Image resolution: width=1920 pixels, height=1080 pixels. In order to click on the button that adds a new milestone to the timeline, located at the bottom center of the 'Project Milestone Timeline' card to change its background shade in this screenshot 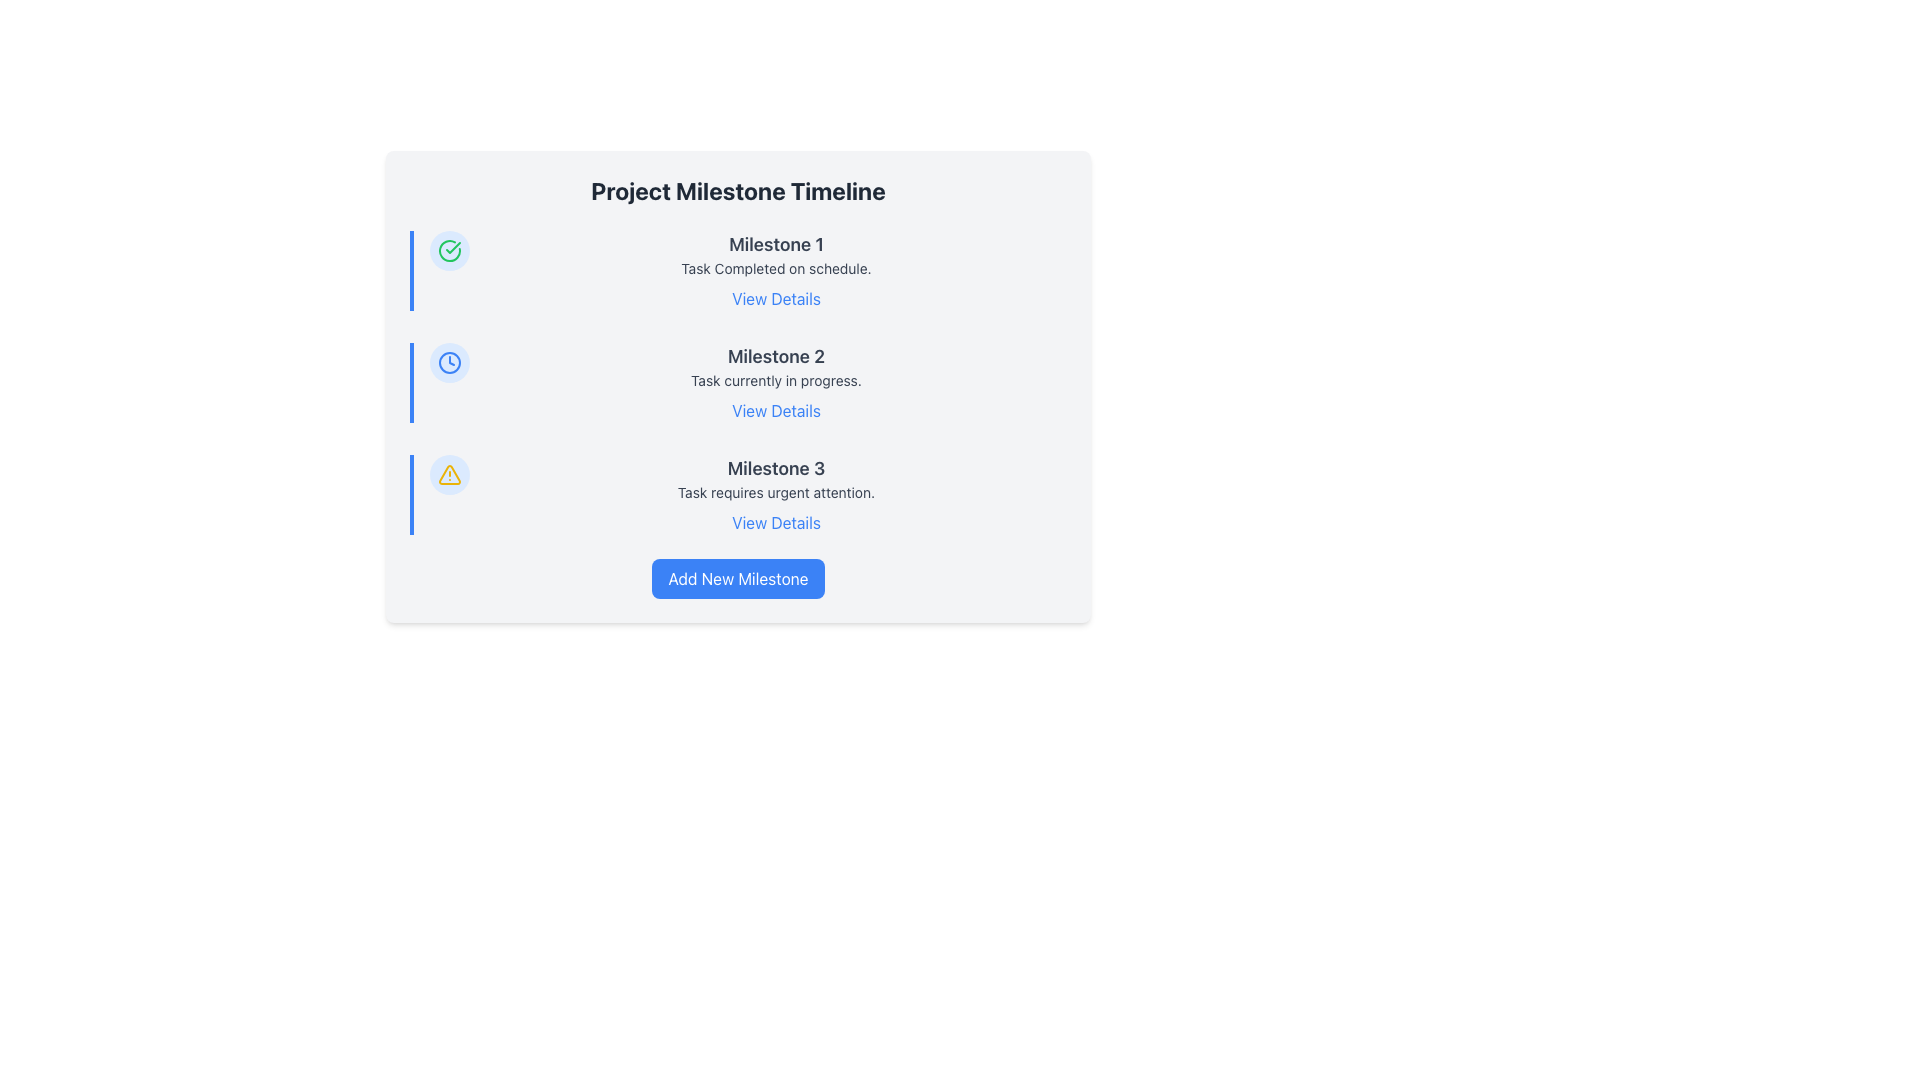, I will do `click(737, 578)`.